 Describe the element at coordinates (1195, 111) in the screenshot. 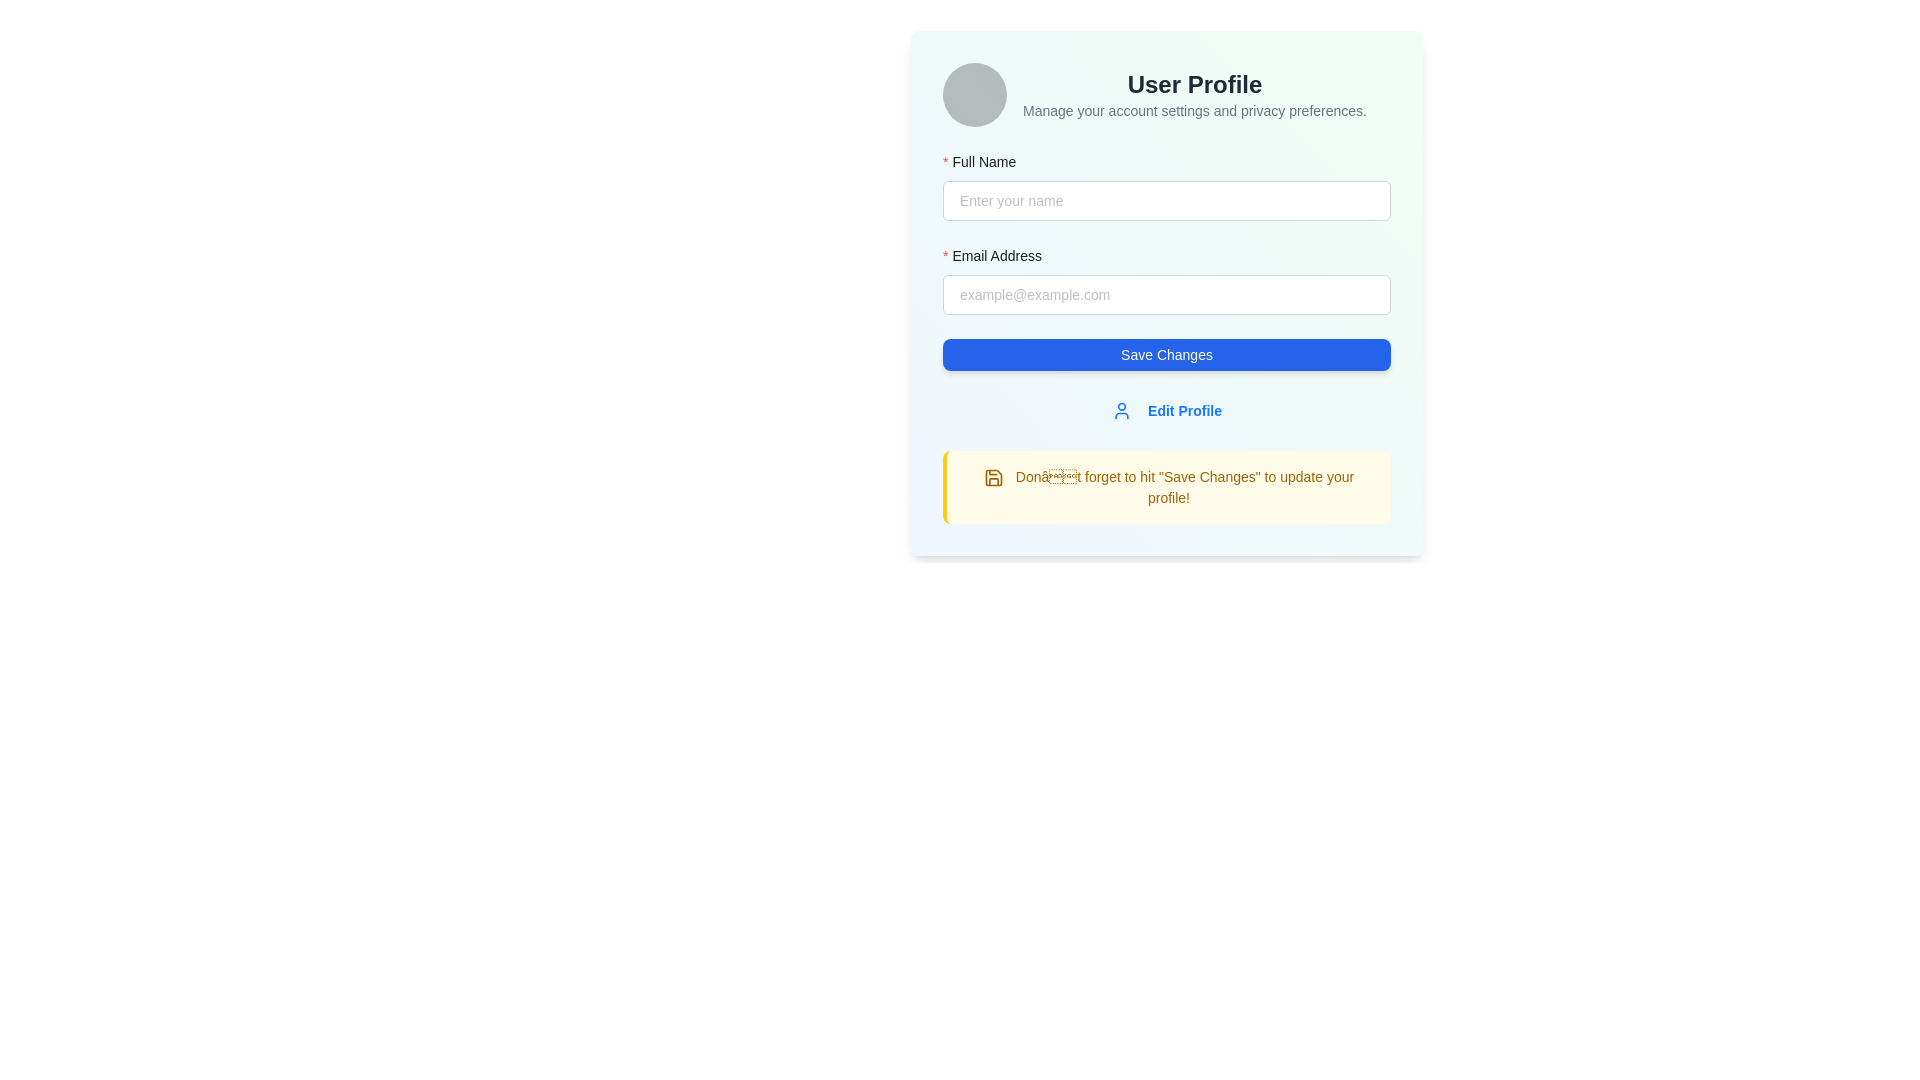

I see `the static text that reads 'Manage your account settings and privacy preferences.' located below the 'User Profile' heading in the user profile settings interface` at that location.